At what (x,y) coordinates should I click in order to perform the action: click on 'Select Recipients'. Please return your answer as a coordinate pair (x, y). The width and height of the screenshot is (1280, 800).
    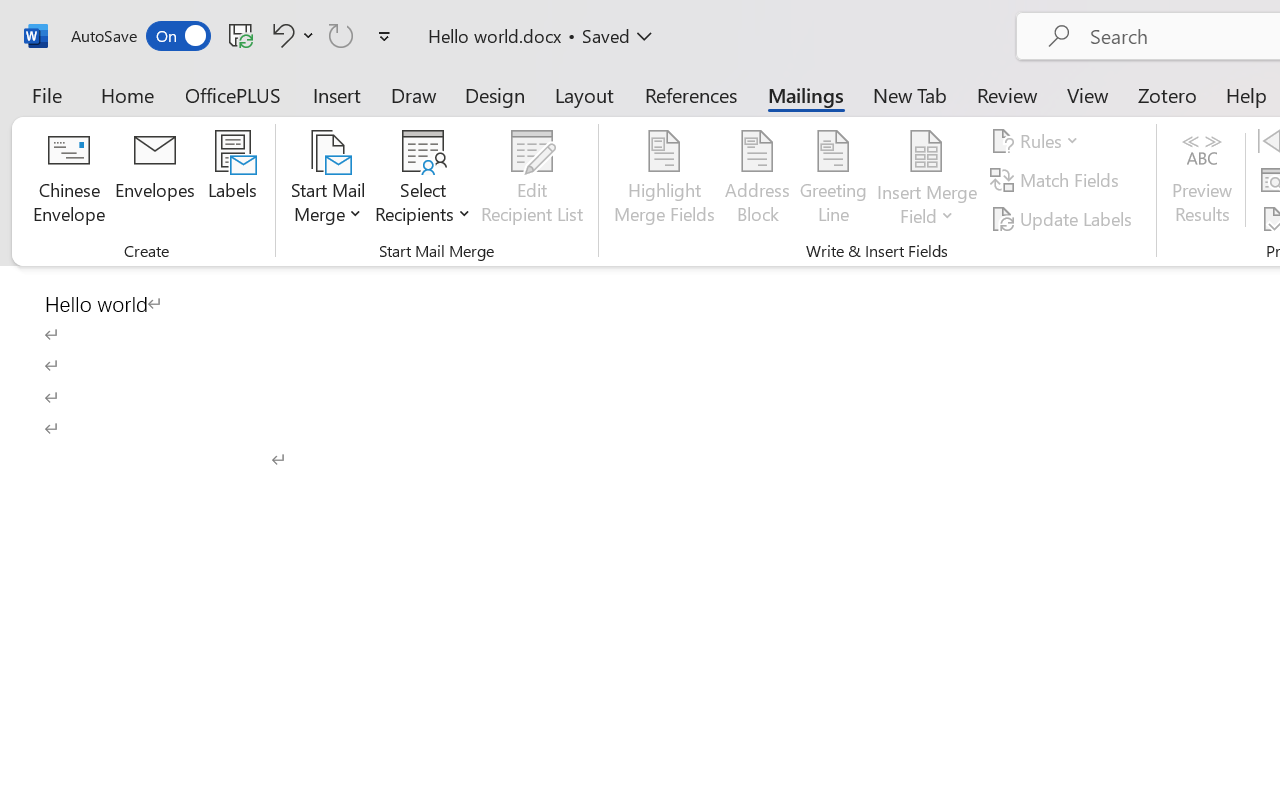
    Looking at the image, I should click on (422, 179).